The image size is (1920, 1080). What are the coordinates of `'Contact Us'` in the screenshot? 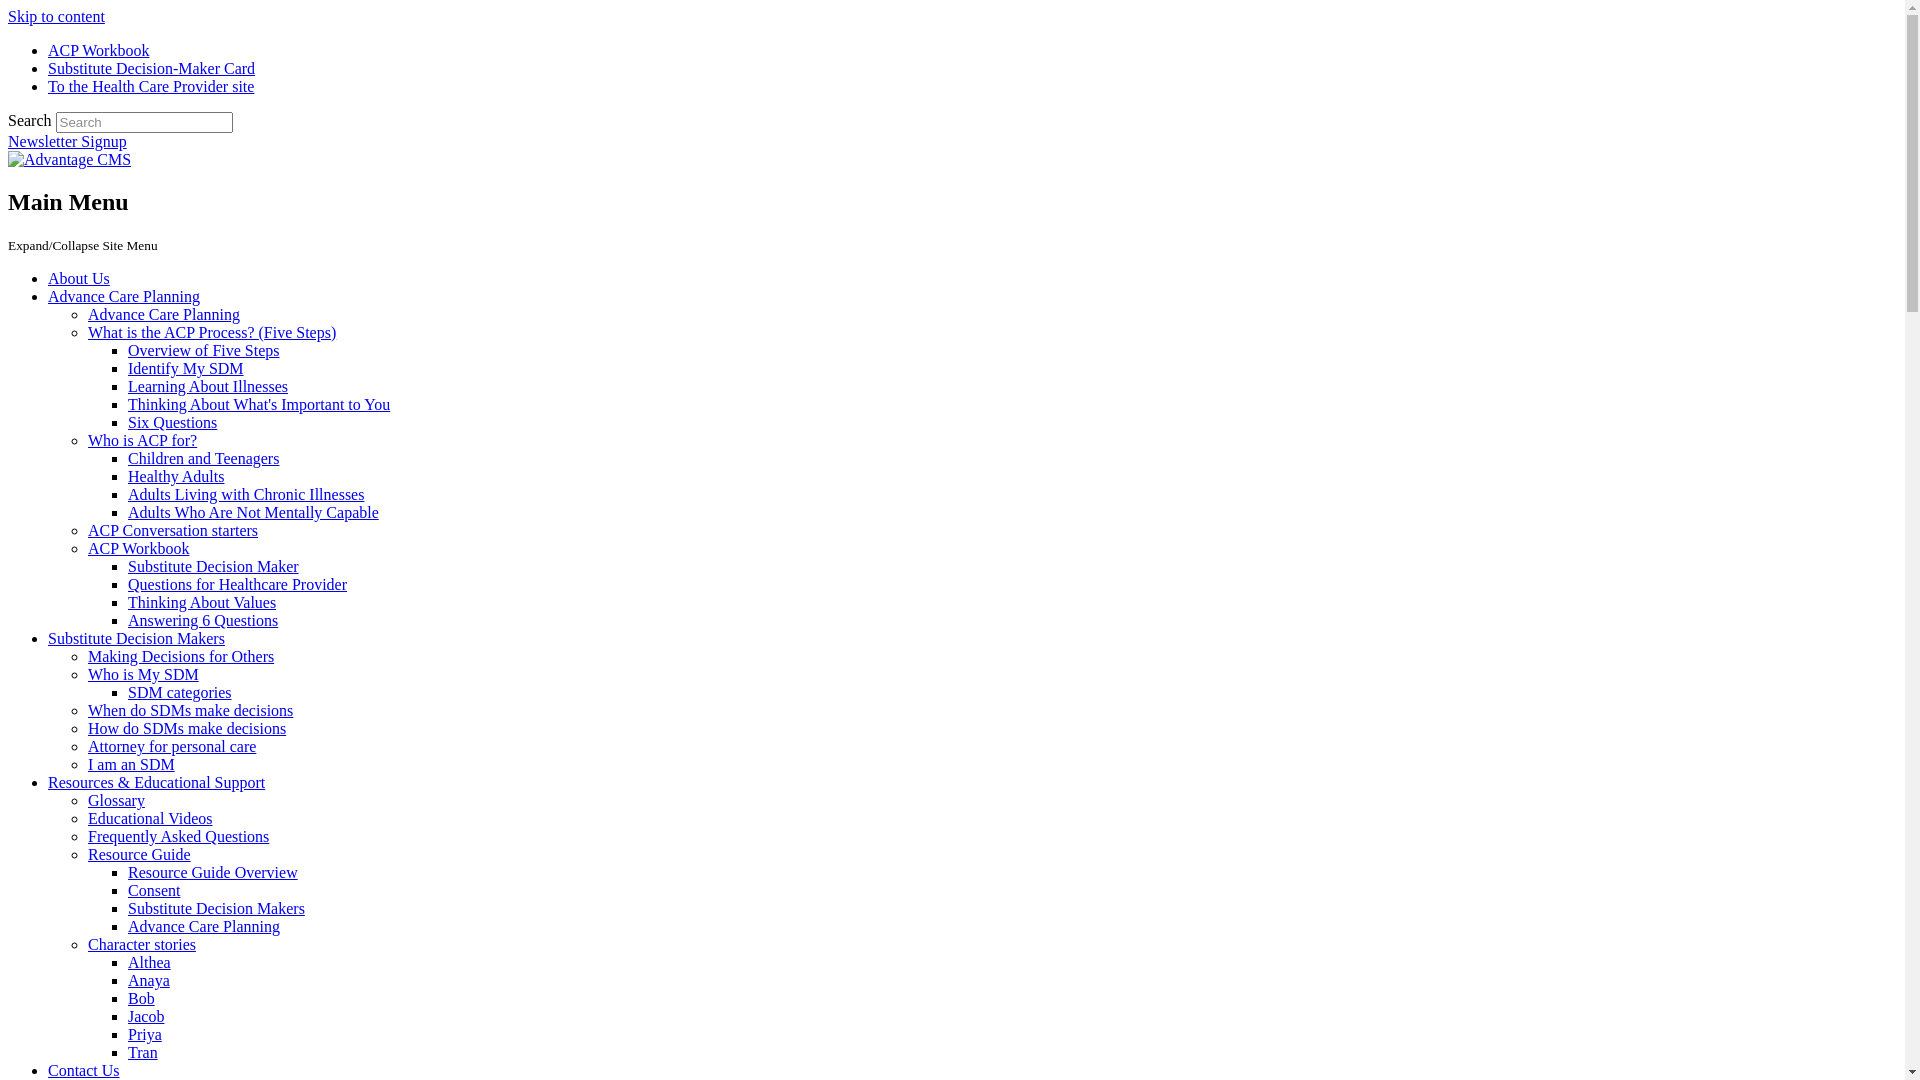 It's located at (48, 1069).